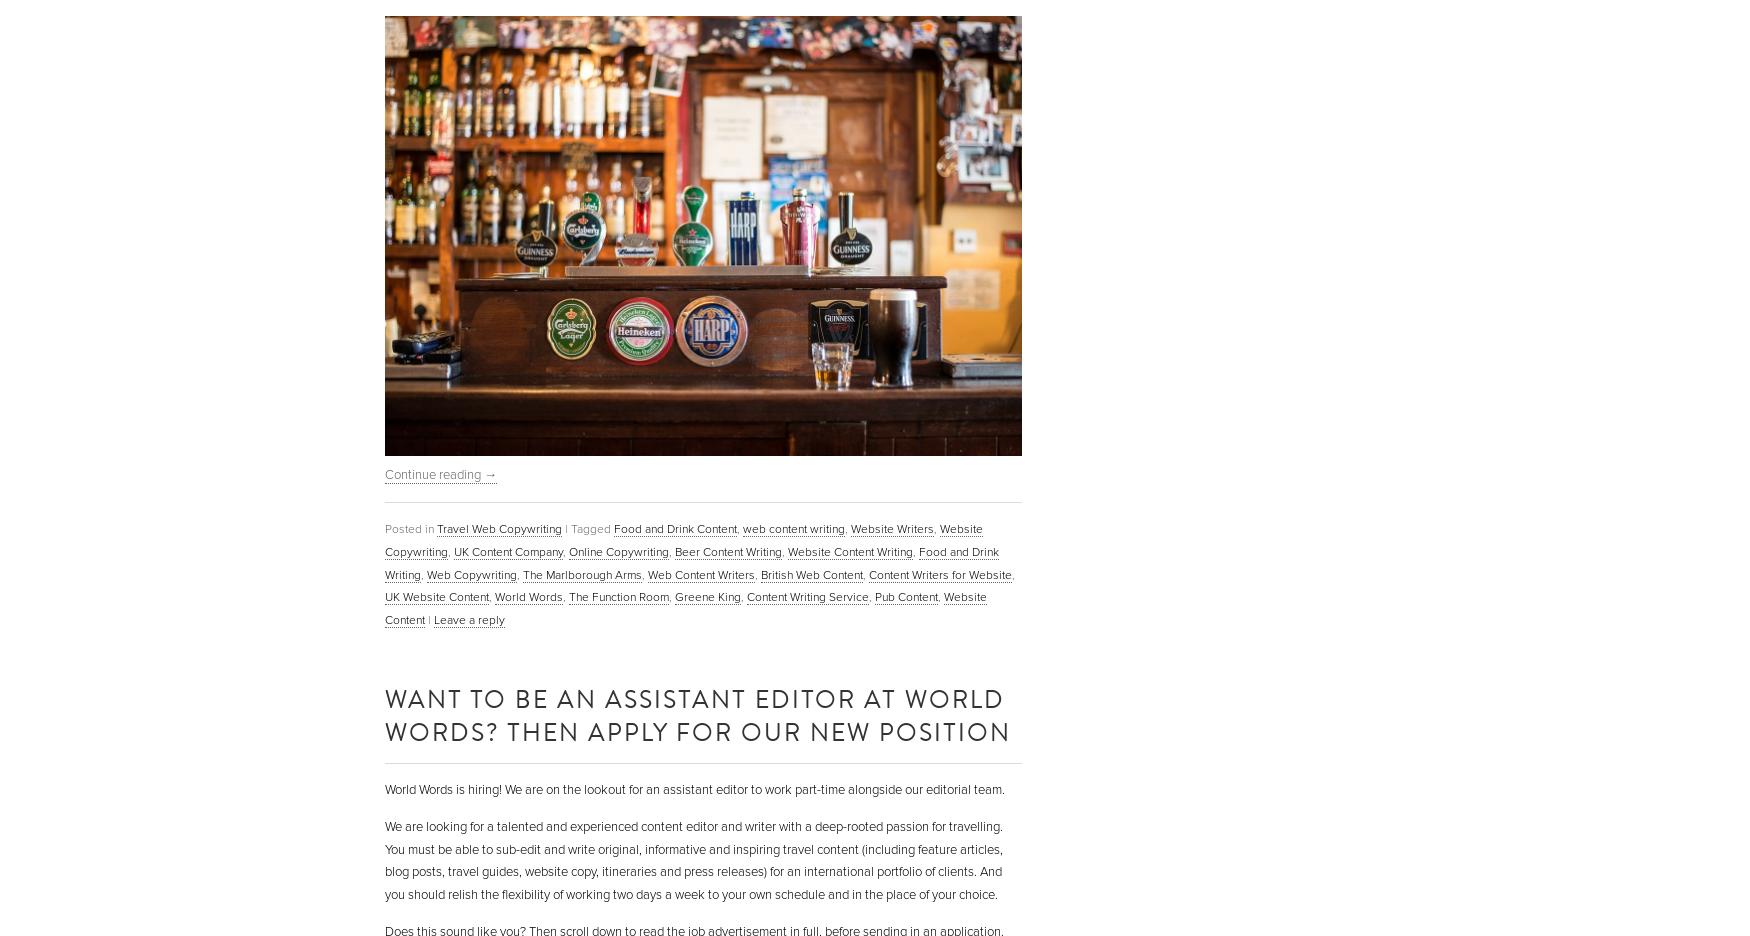  What do you see at coordinates (408, 529) in the screenshot?
I see `'Posted in'` at bounding box center [408, 529].